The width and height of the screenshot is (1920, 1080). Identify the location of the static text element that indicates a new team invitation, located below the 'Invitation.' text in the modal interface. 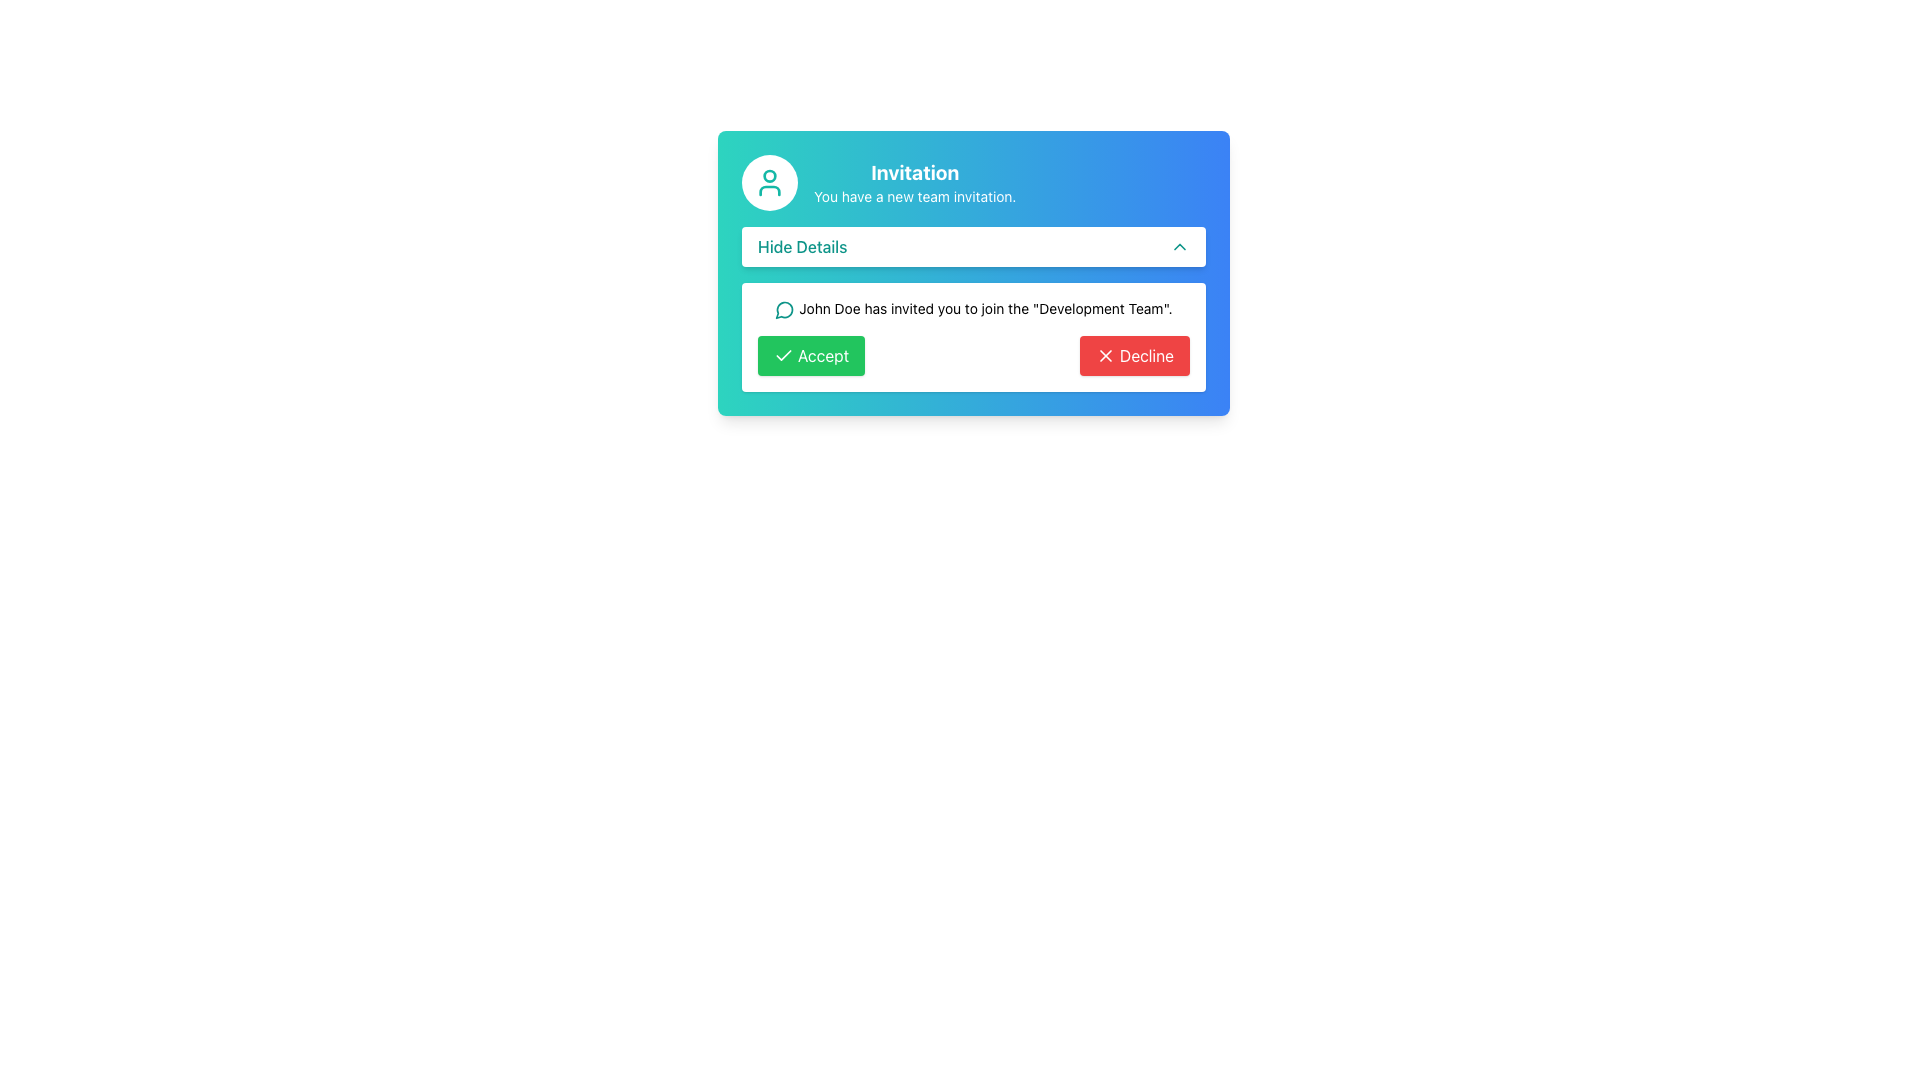
(914, 196).